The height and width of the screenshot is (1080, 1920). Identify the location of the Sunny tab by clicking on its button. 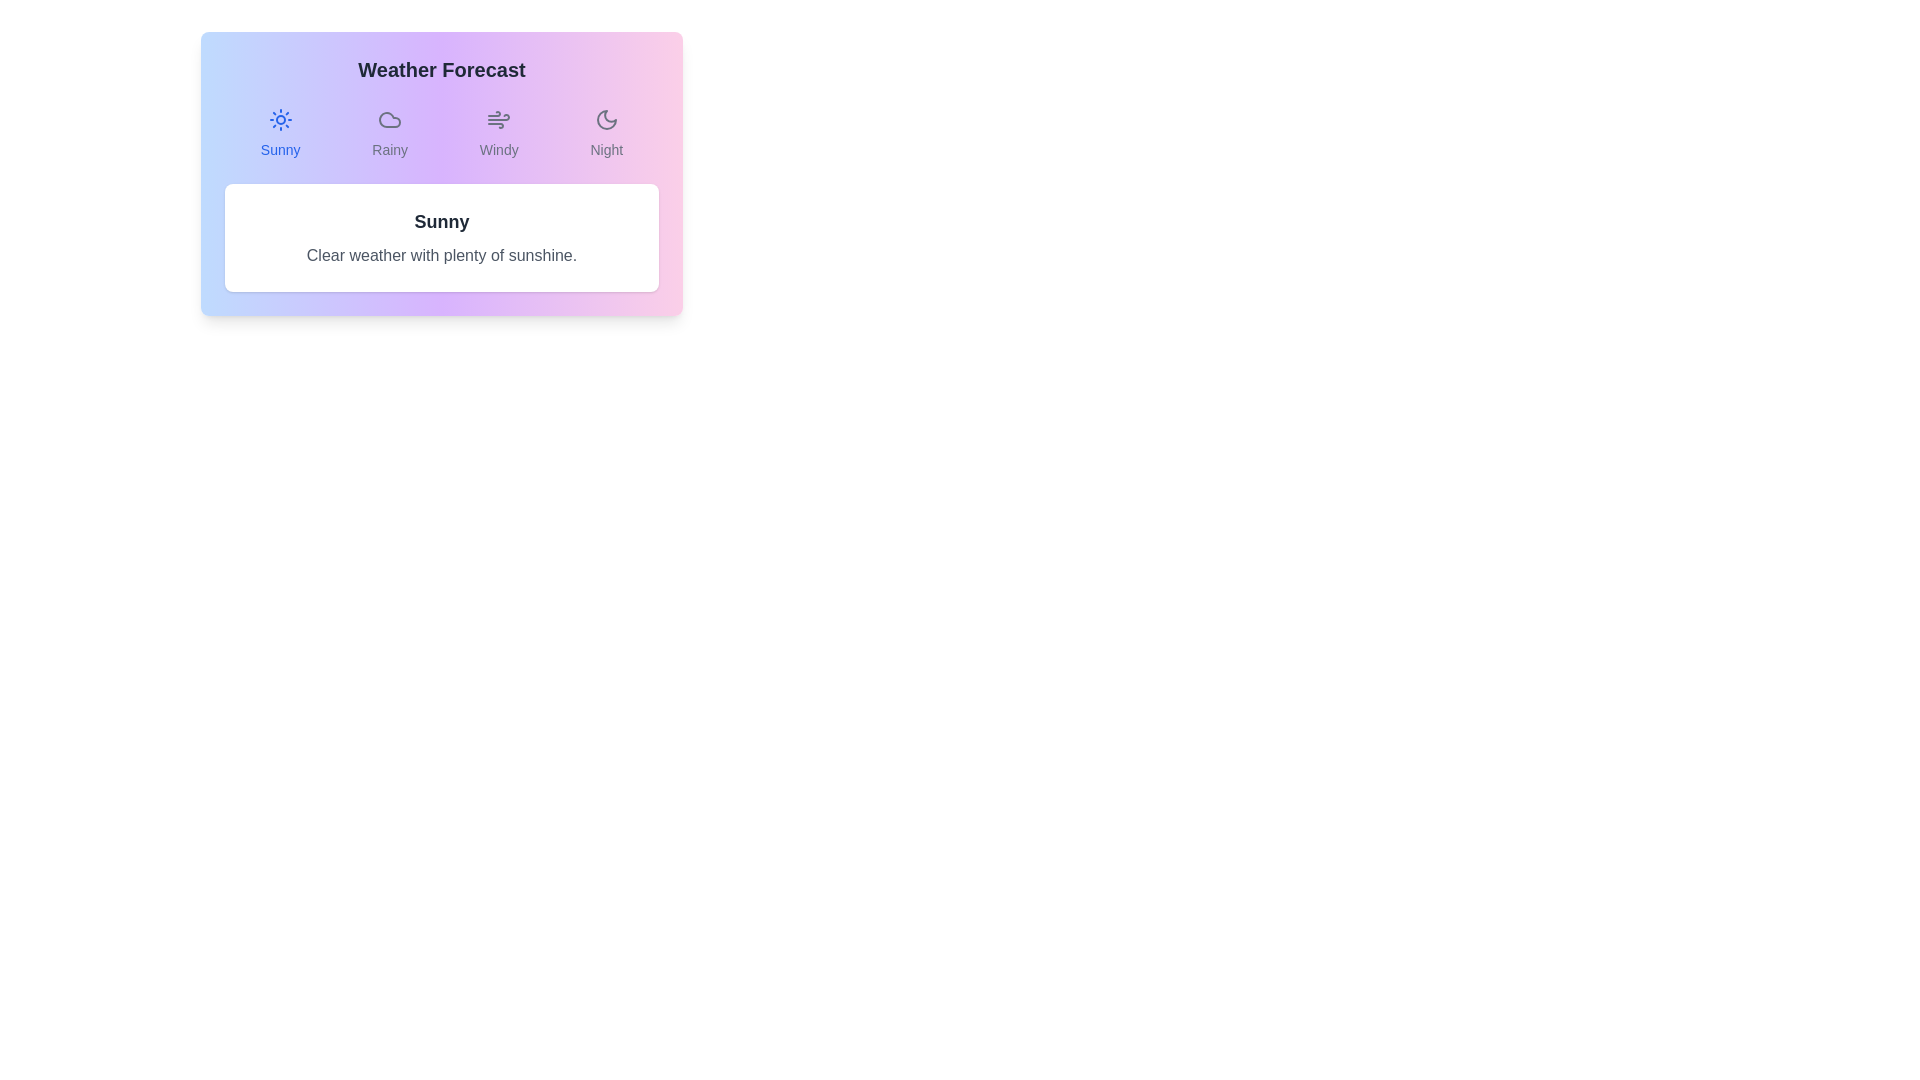
(279, 134).